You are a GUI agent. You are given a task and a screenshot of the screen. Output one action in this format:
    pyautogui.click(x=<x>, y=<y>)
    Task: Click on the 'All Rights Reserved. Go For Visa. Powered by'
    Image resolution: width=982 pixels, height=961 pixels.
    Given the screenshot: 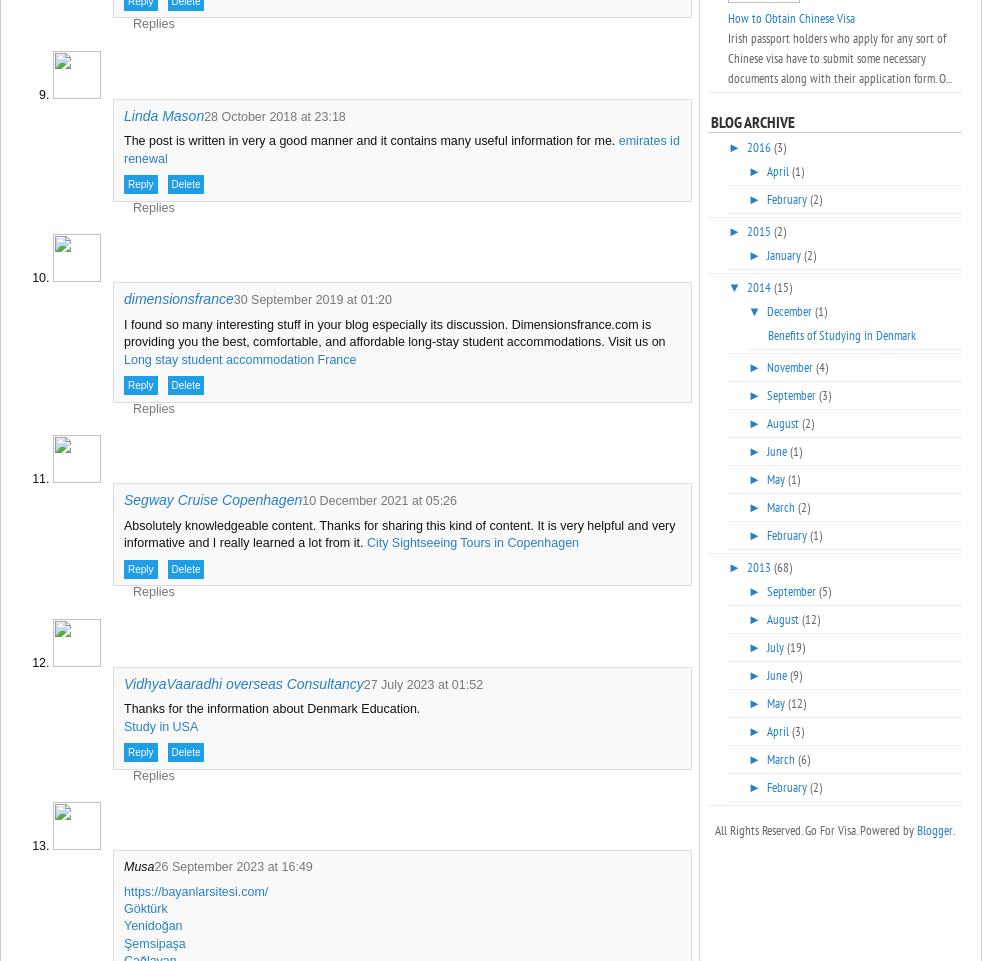 What is the action you would take?
    pyautogui.click(x=816, y=830)
    